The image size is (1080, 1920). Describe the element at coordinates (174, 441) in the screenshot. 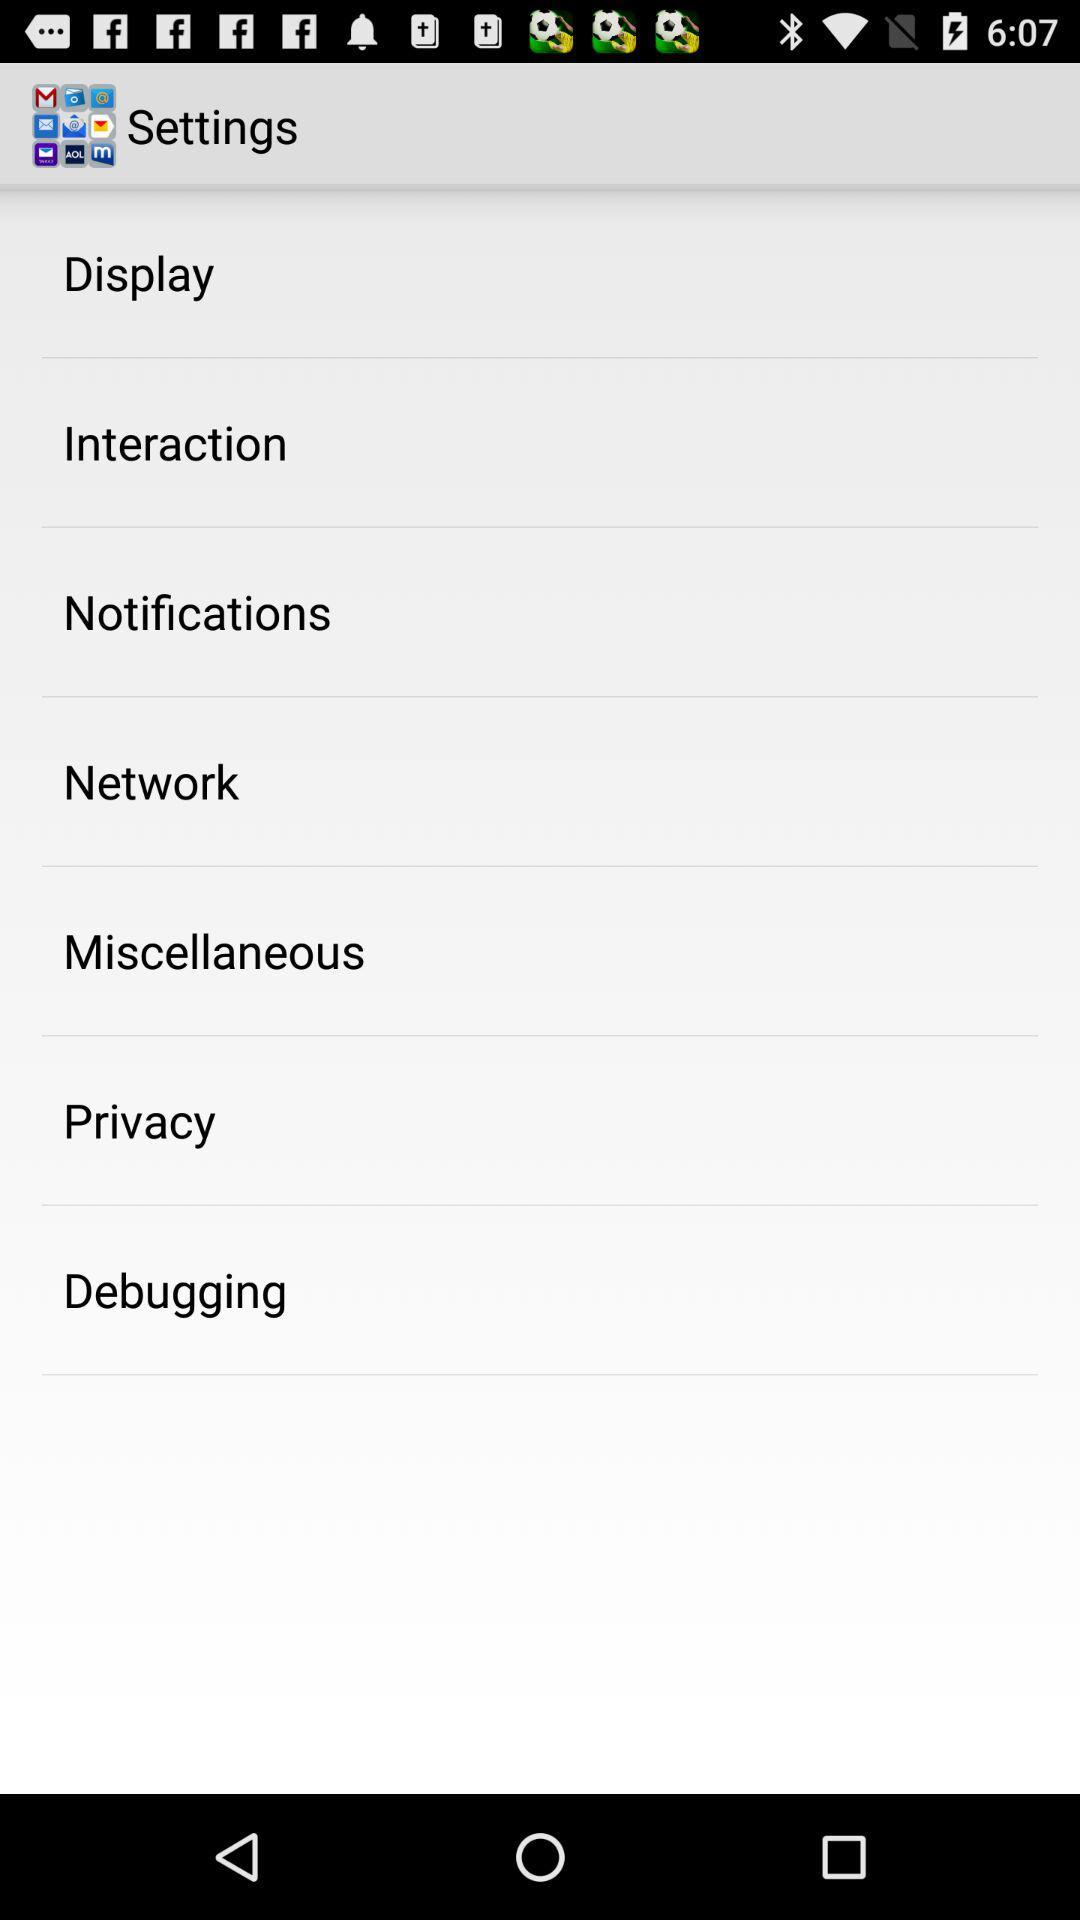

I see `interaction` at that location.